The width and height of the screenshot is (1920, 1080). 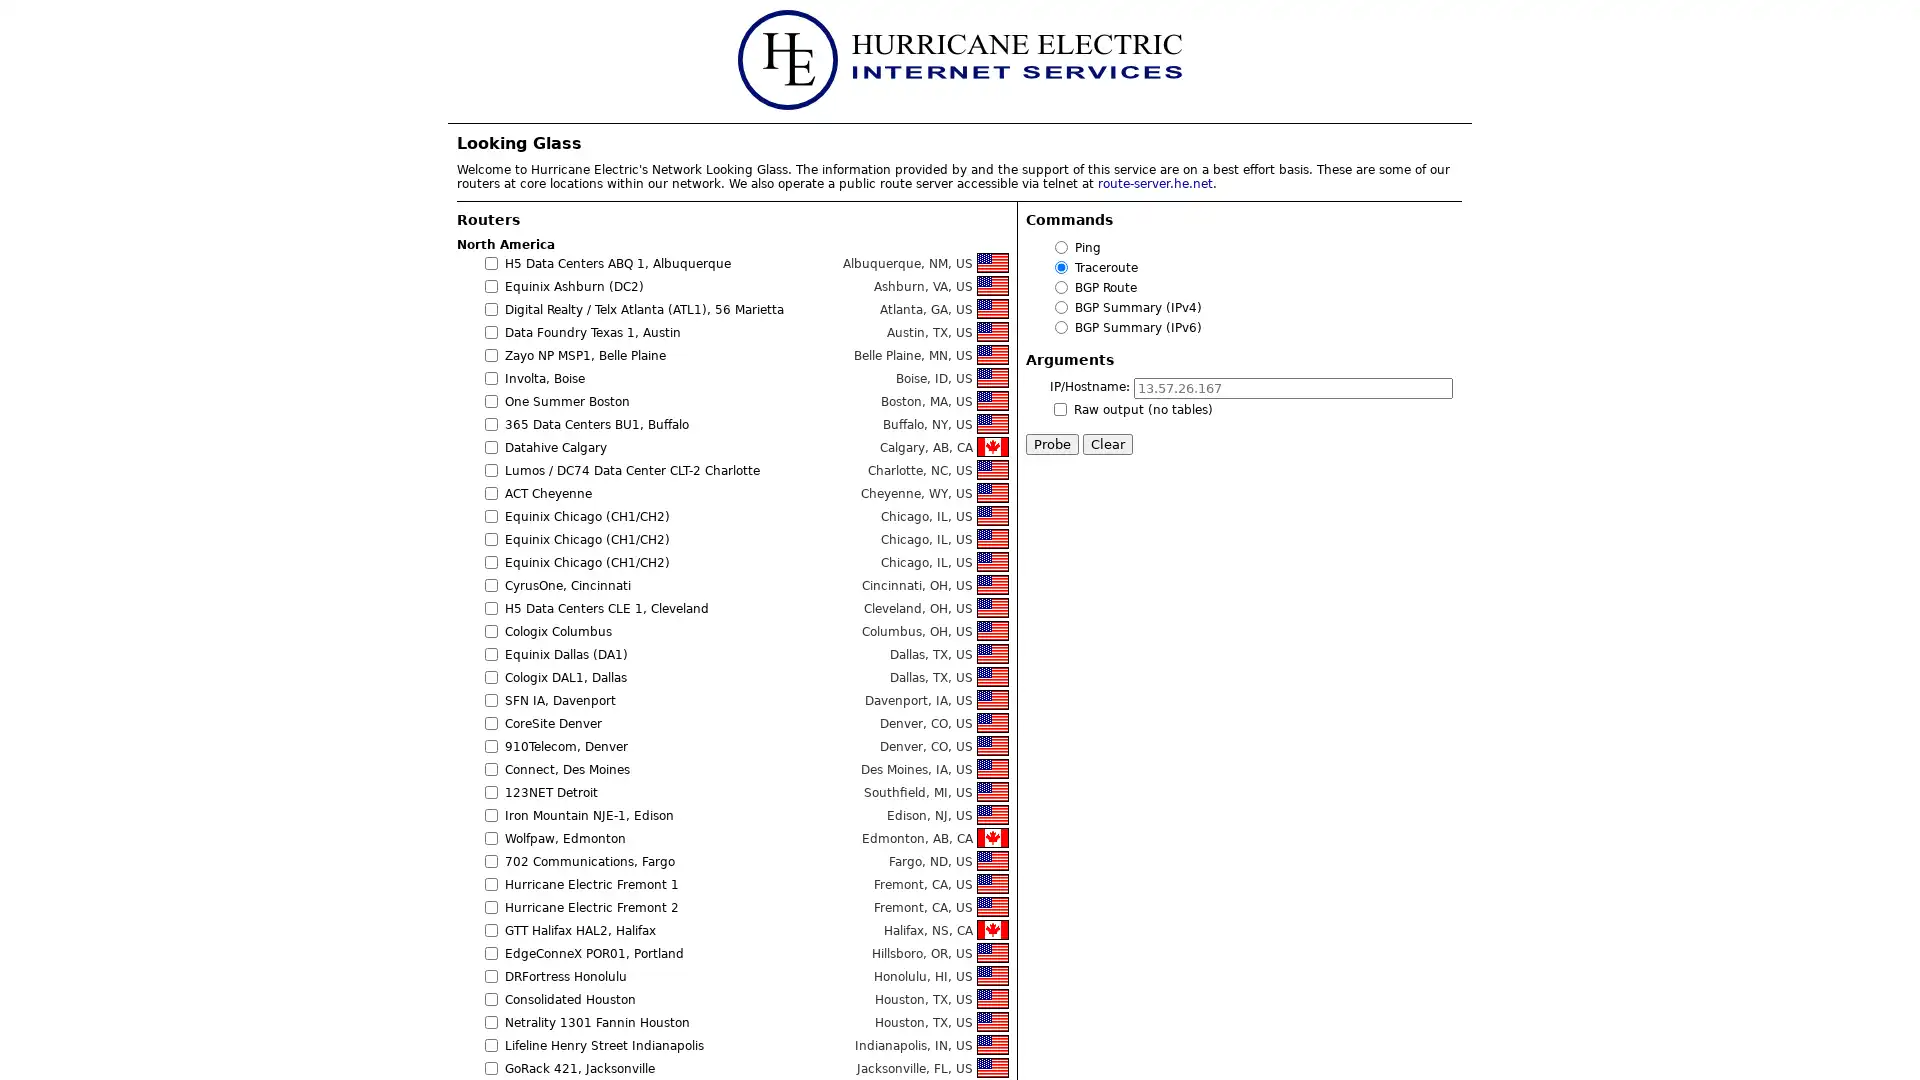 I want to click on Probe, so click(x=1051, y=443).